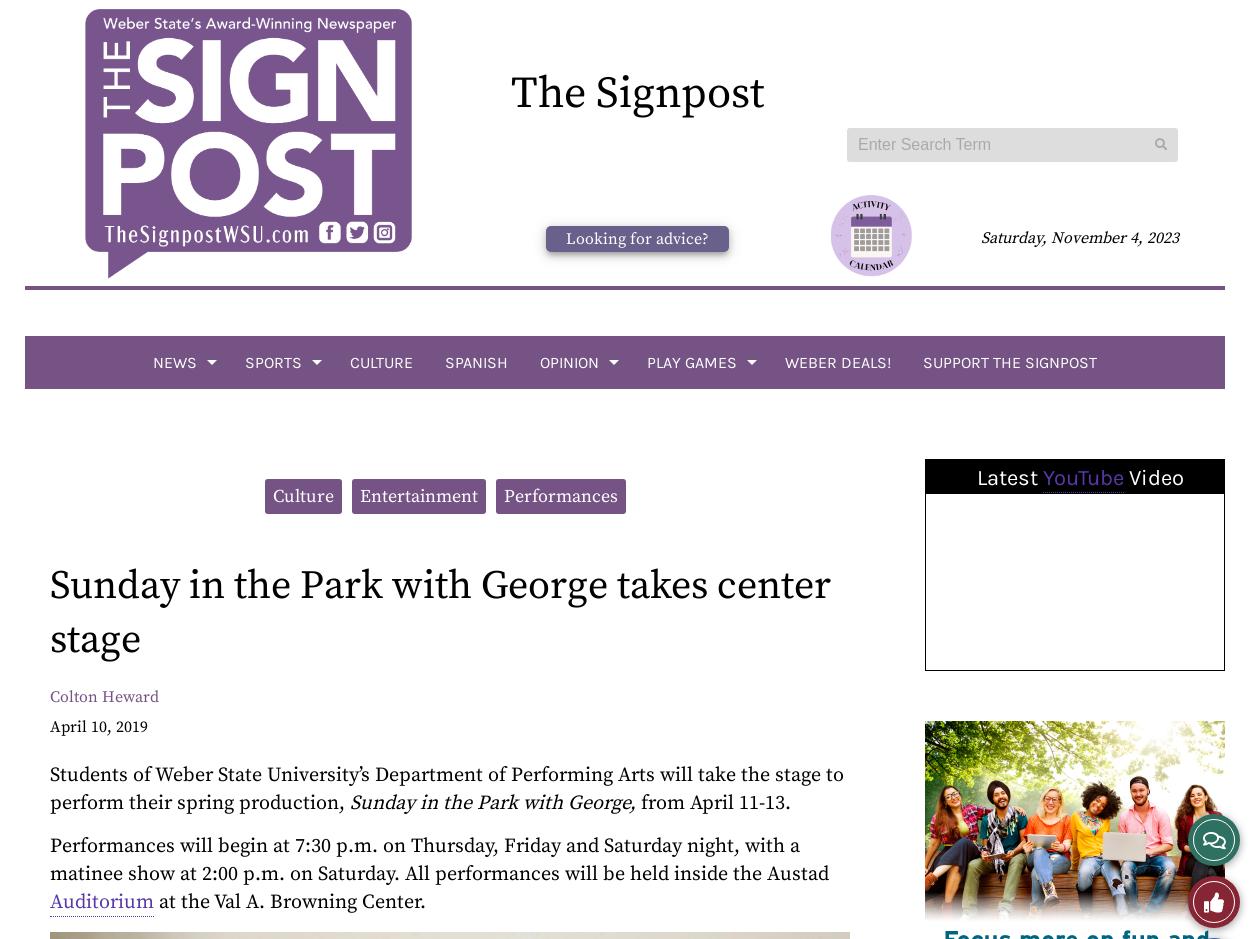 The width and height of the screenshot is (1250, 939). Describe the element at coordinates (1009, 477) in the screenshot. I see `'Latest'` at that location.